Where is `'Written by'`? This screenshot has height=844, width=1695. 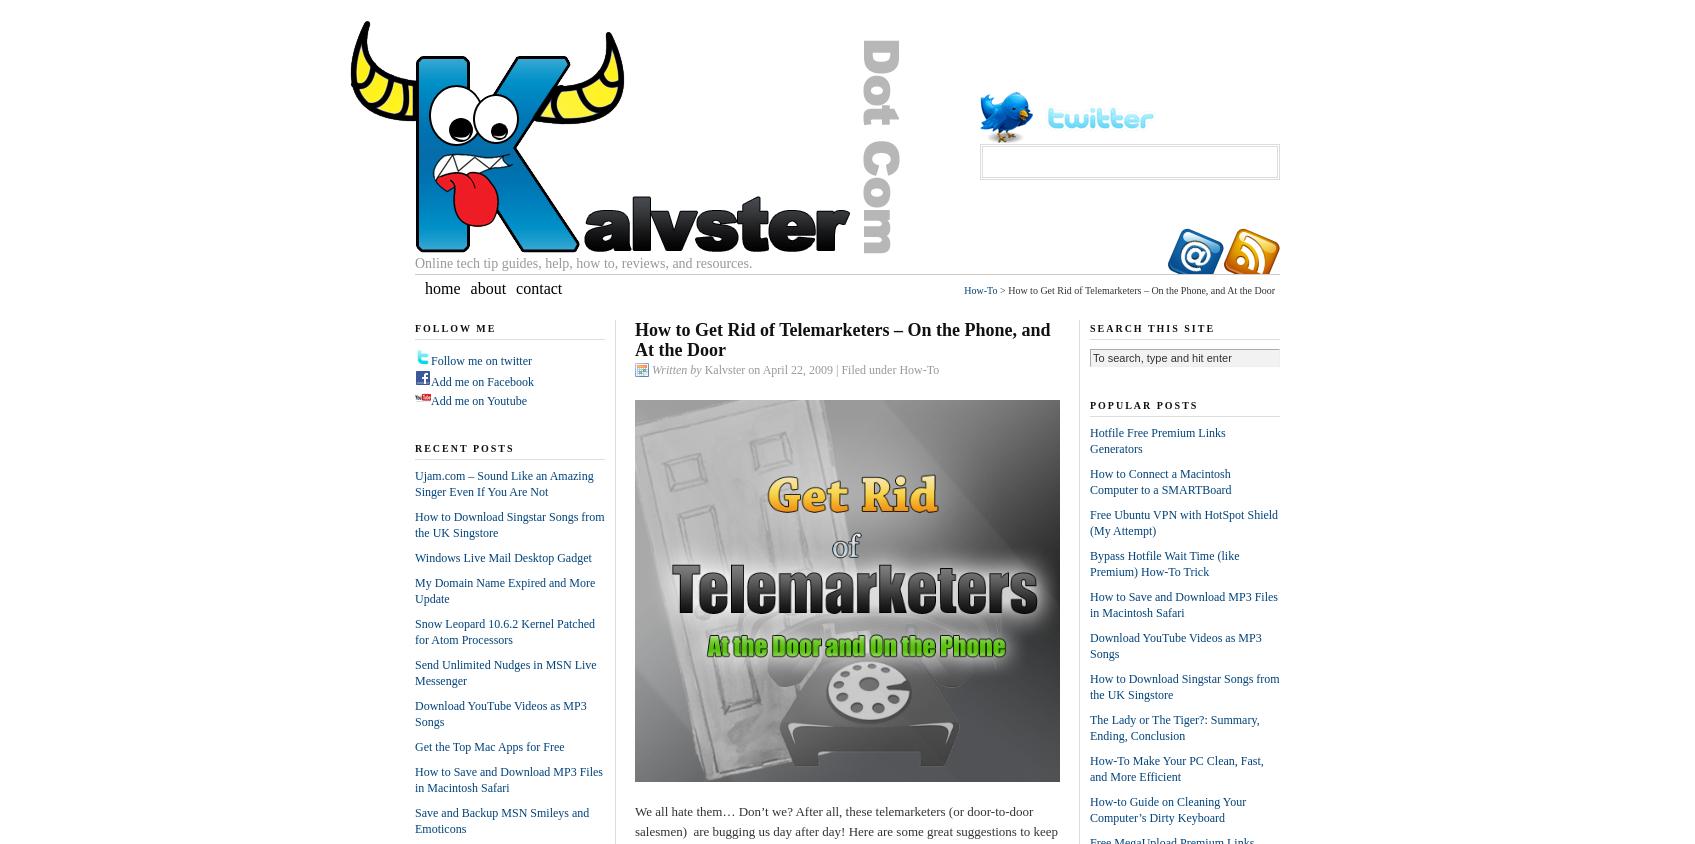
'Written by' is located at coordinates (678, 368).